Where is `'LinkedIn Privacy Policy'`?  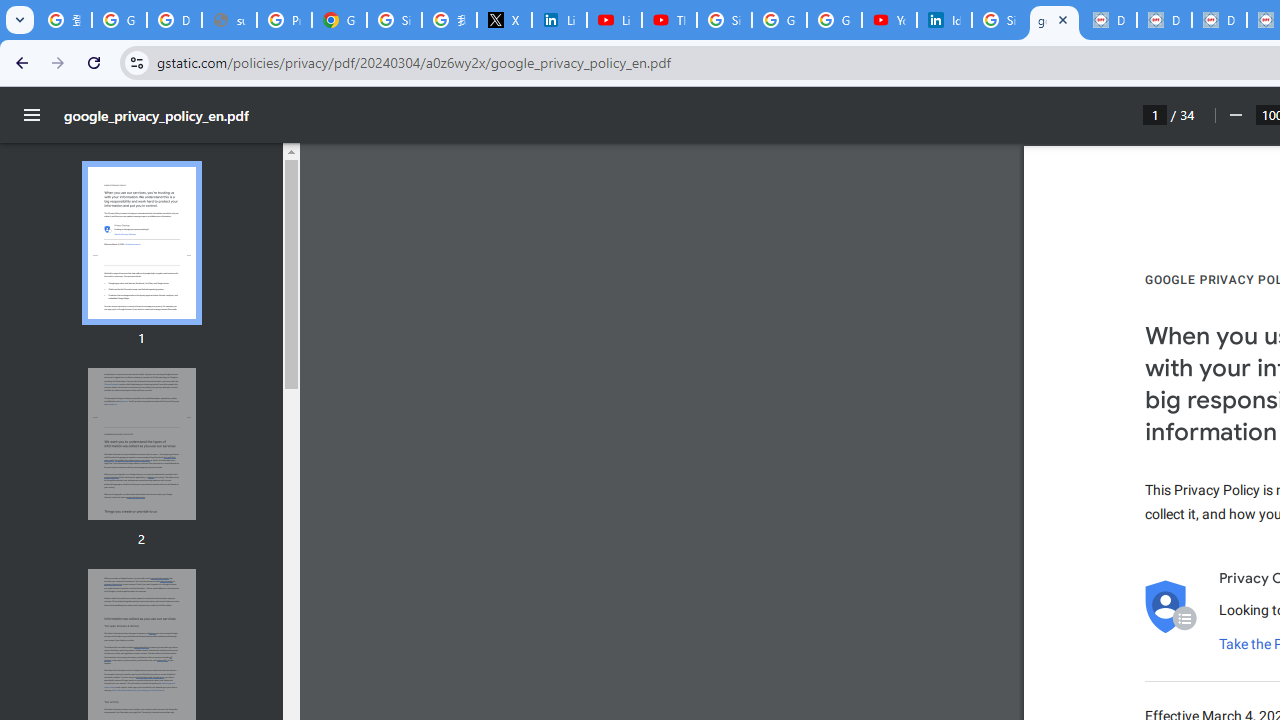
'LinkedIn Privacy Policy' is located at coordinates (560, 20).